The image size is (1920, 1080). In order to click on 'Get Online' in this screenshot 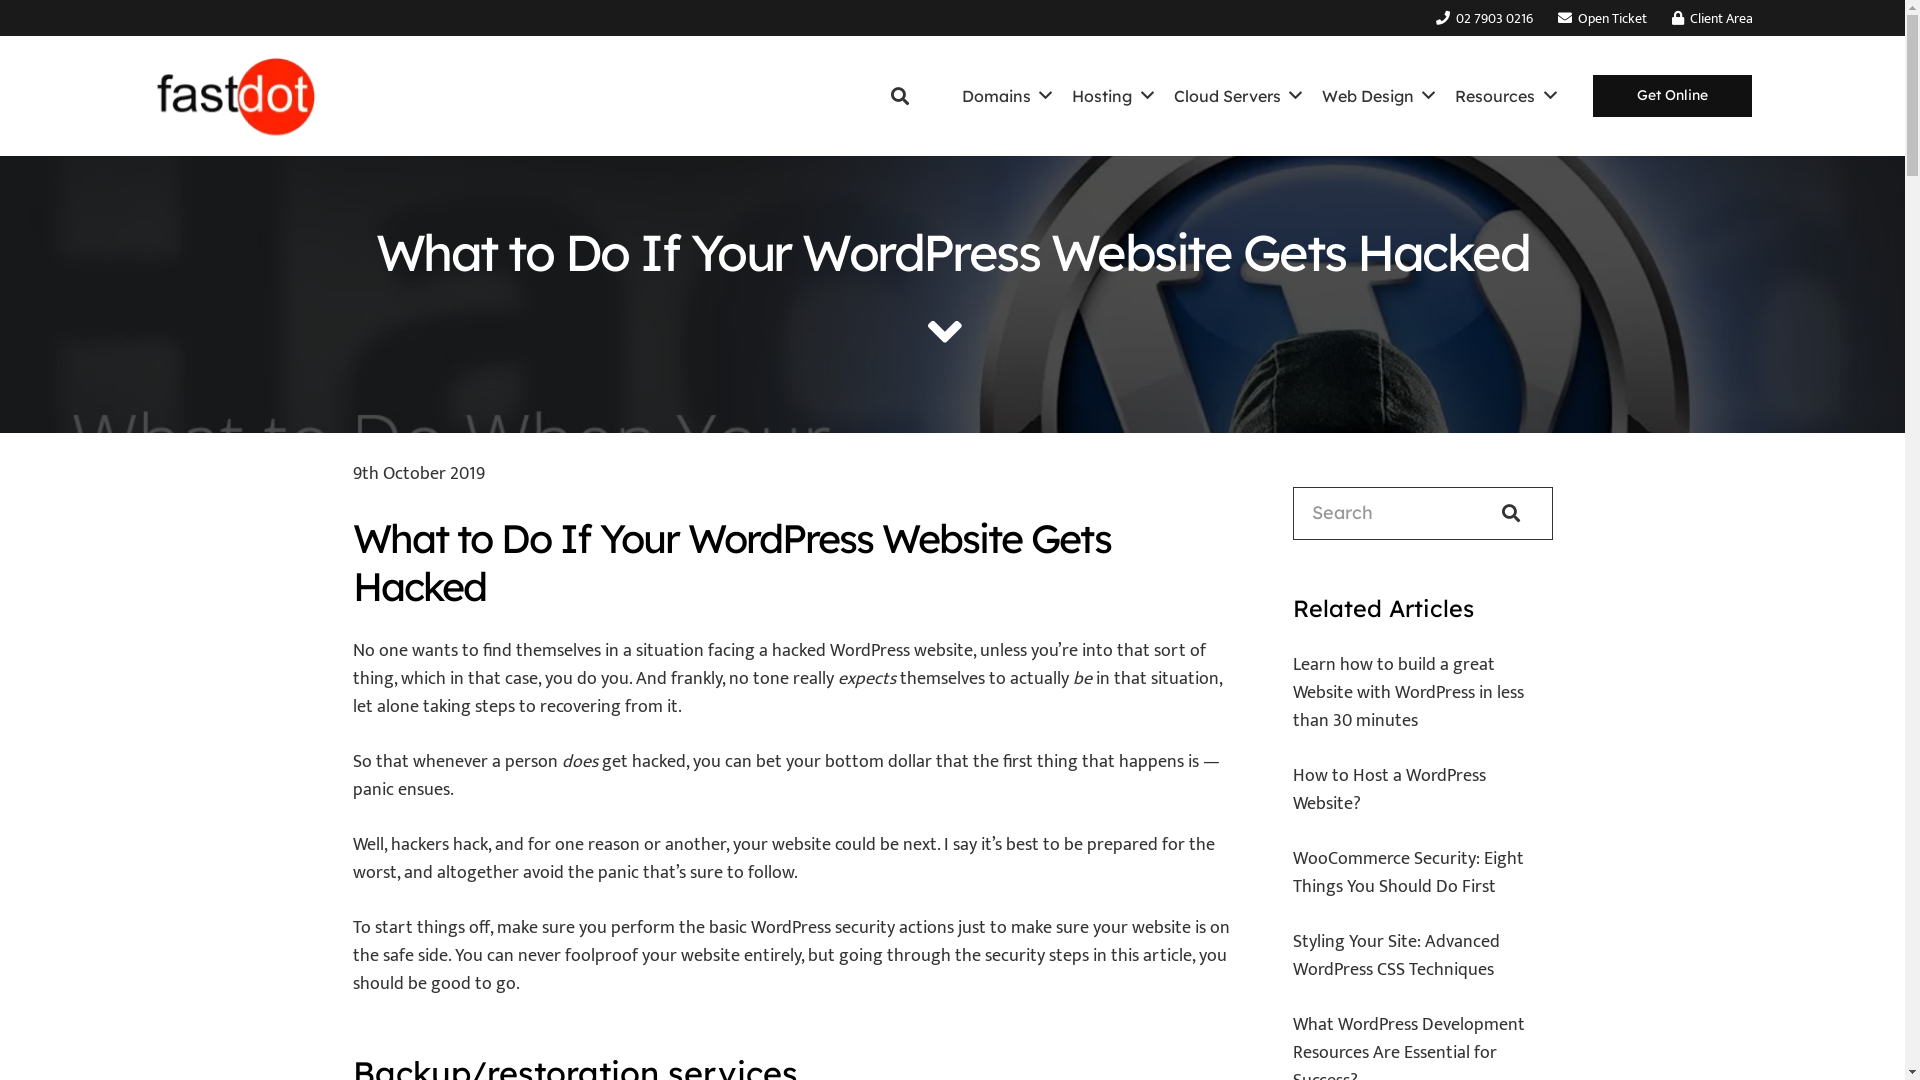, I will do `click(1672, 95)`.